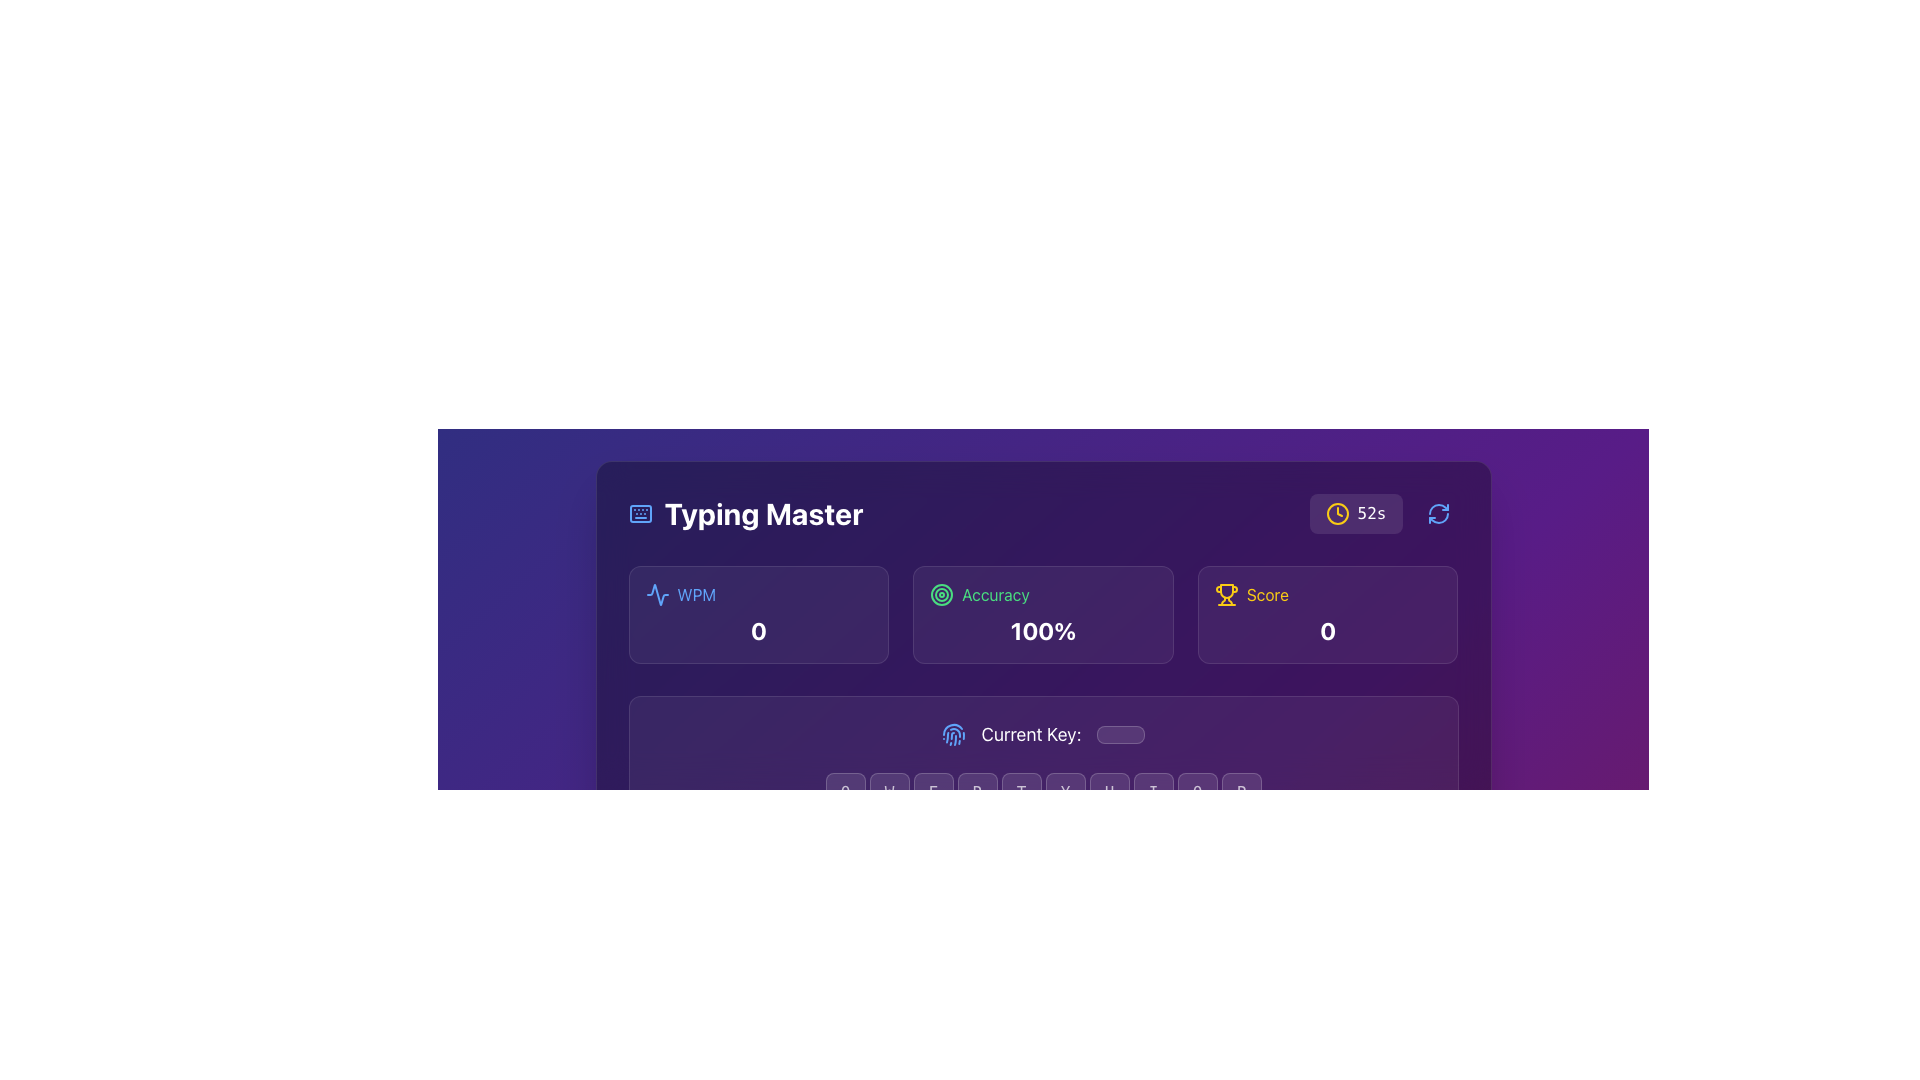 The height and width of the screenshot is (1080, 1920). I want to click on the fourth button in the row of letter keys that spell out 'ZXCVBNM', so click(1042, 887).